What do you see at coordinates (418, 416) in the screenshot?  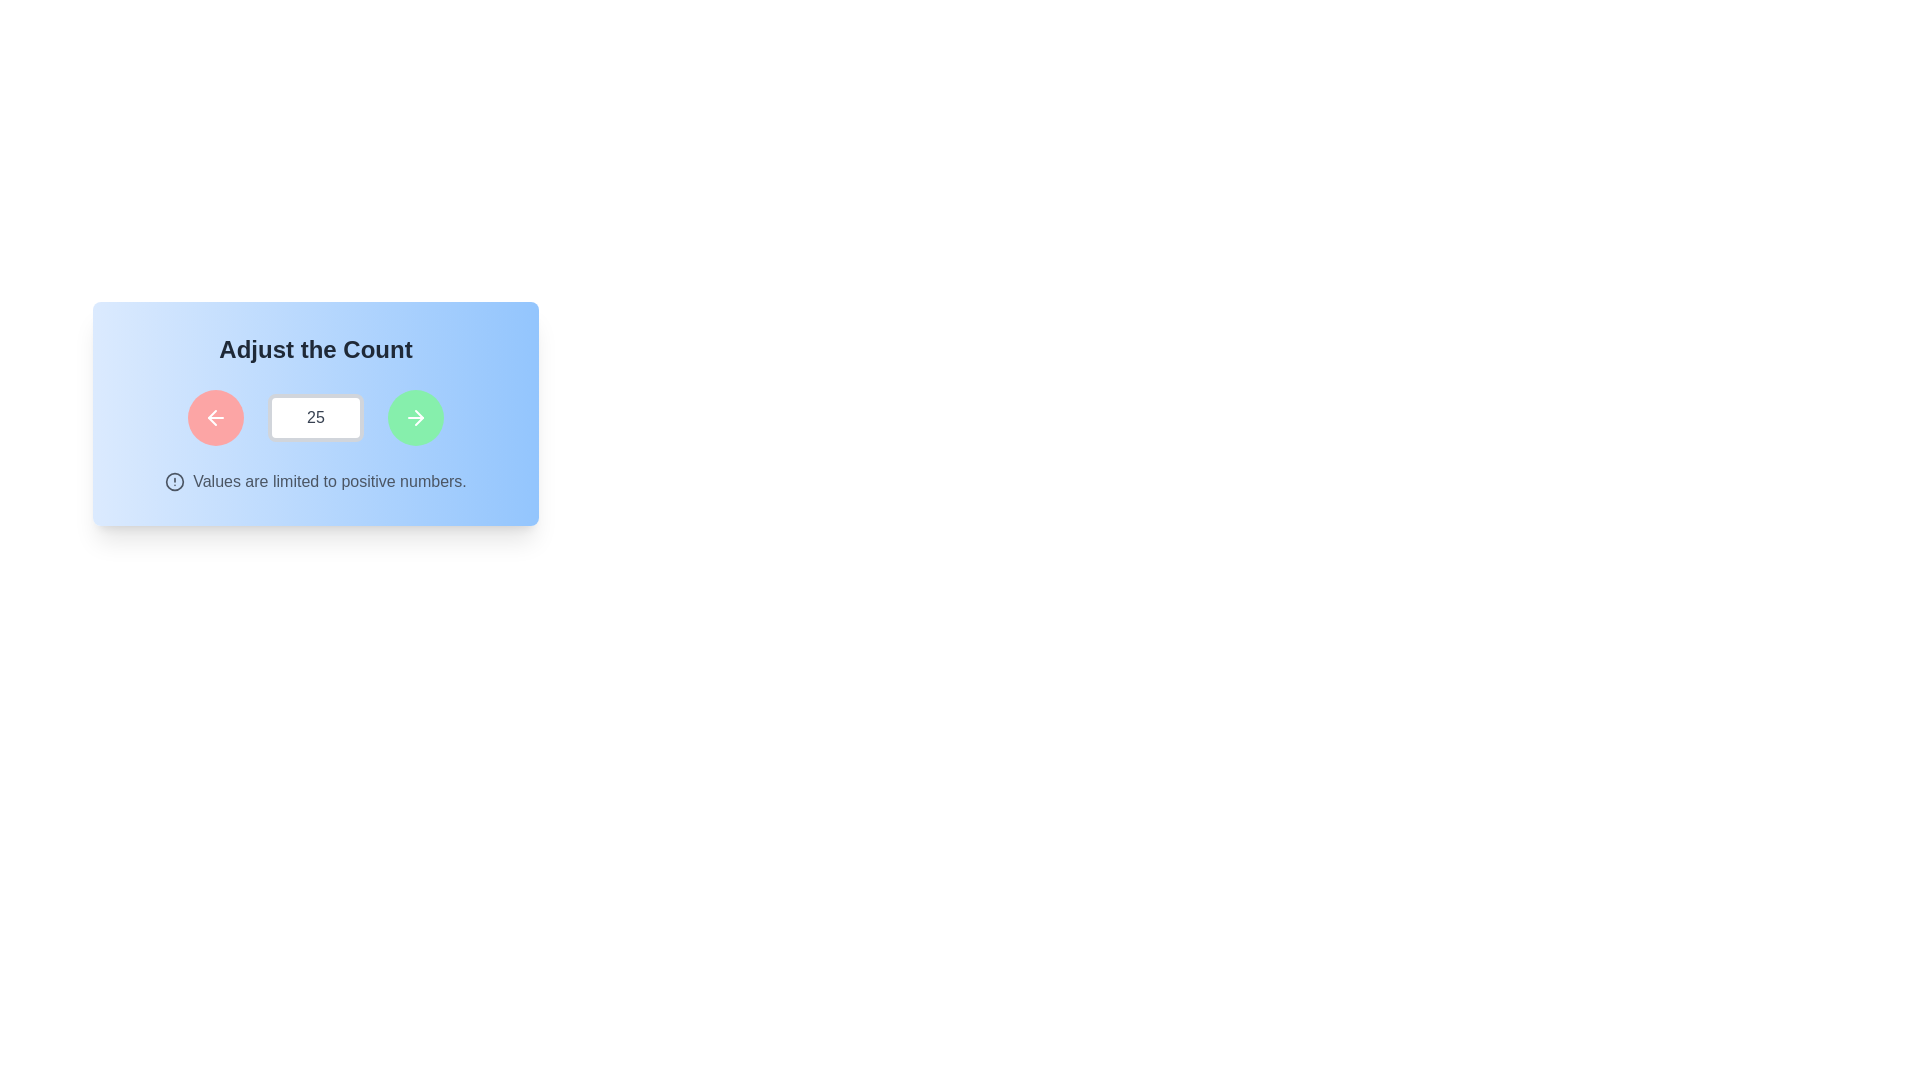 I see `the right-pointing arrowhead within the SVG icon that is part of the arrow, located near the right of the interactive counter area` at bounding box center [418, 416].